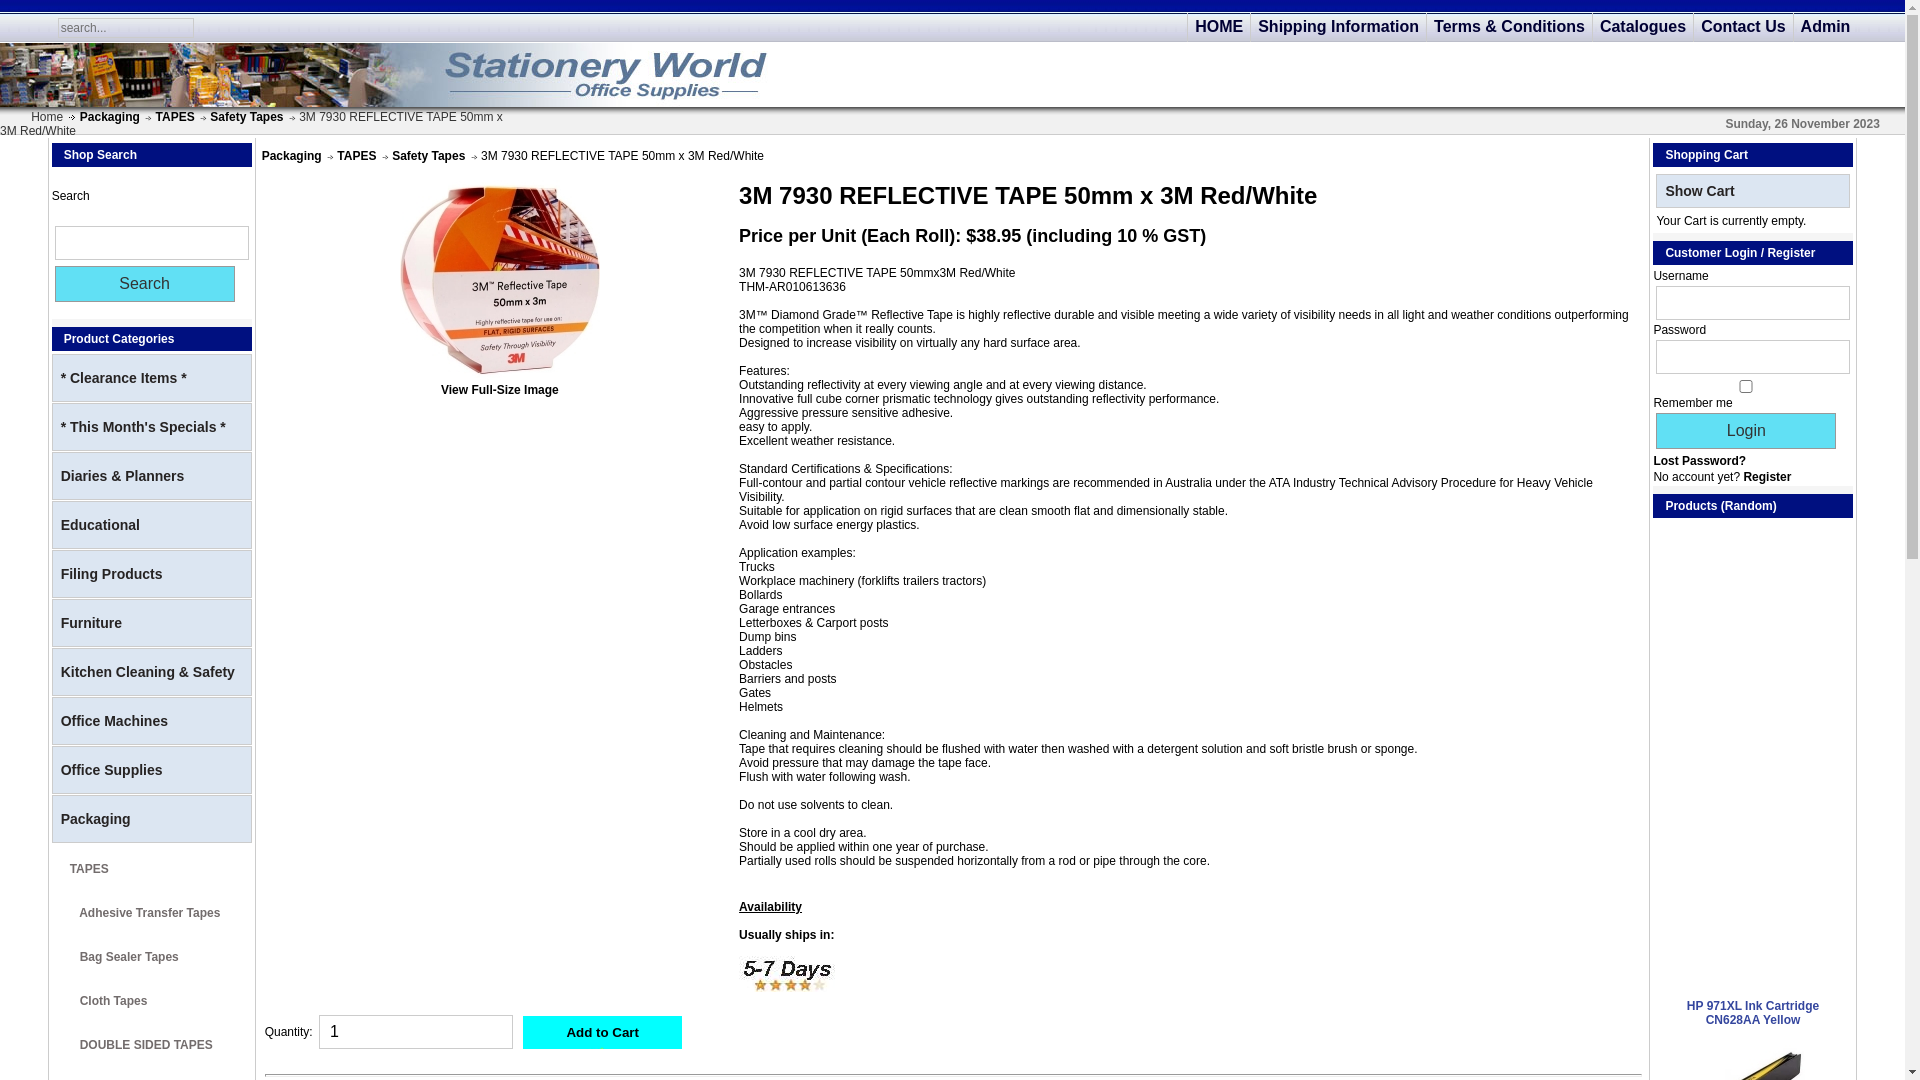 The height and width of the screenshot is (1080, 1920). I want to click on 'Furniture', so click(151, 622).